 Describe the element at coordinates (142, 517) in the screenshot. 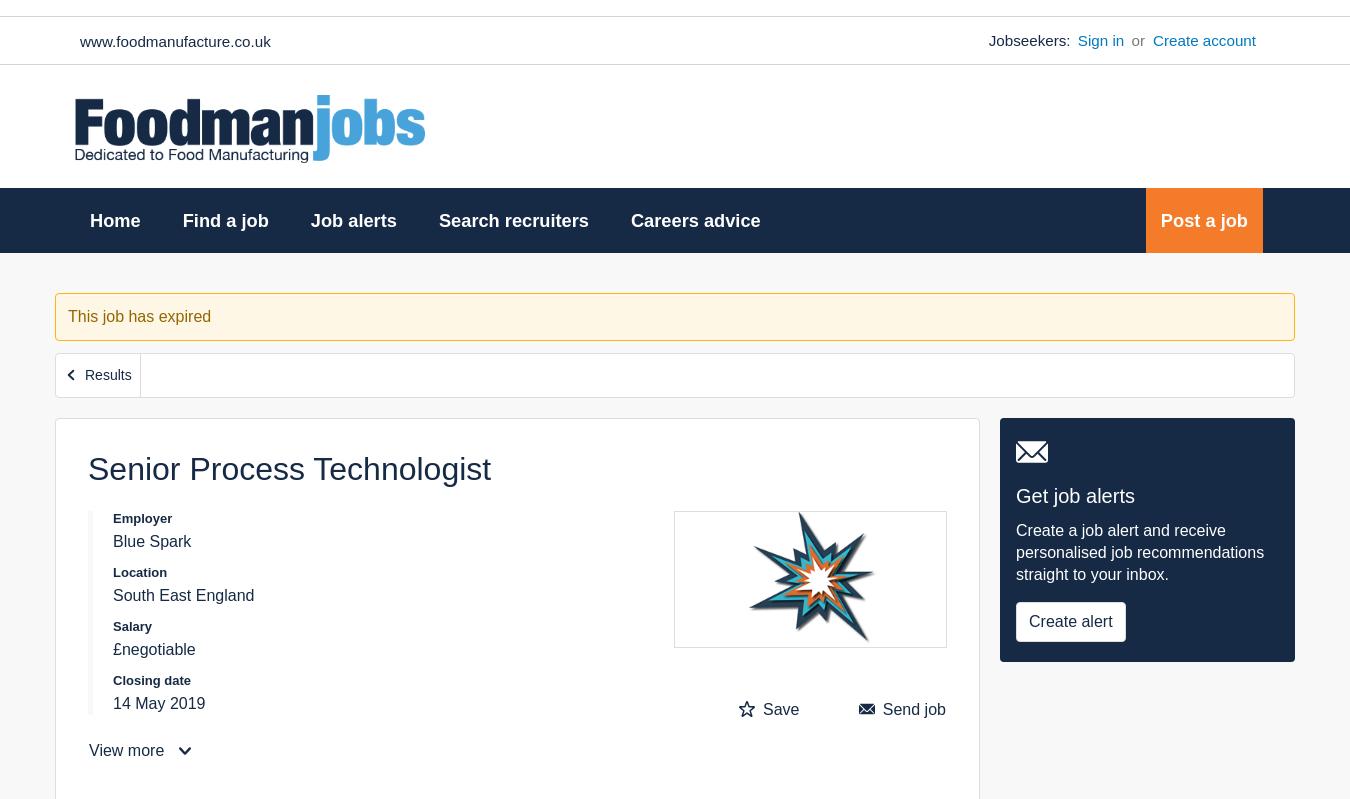

I see `'Employer'` at that location.